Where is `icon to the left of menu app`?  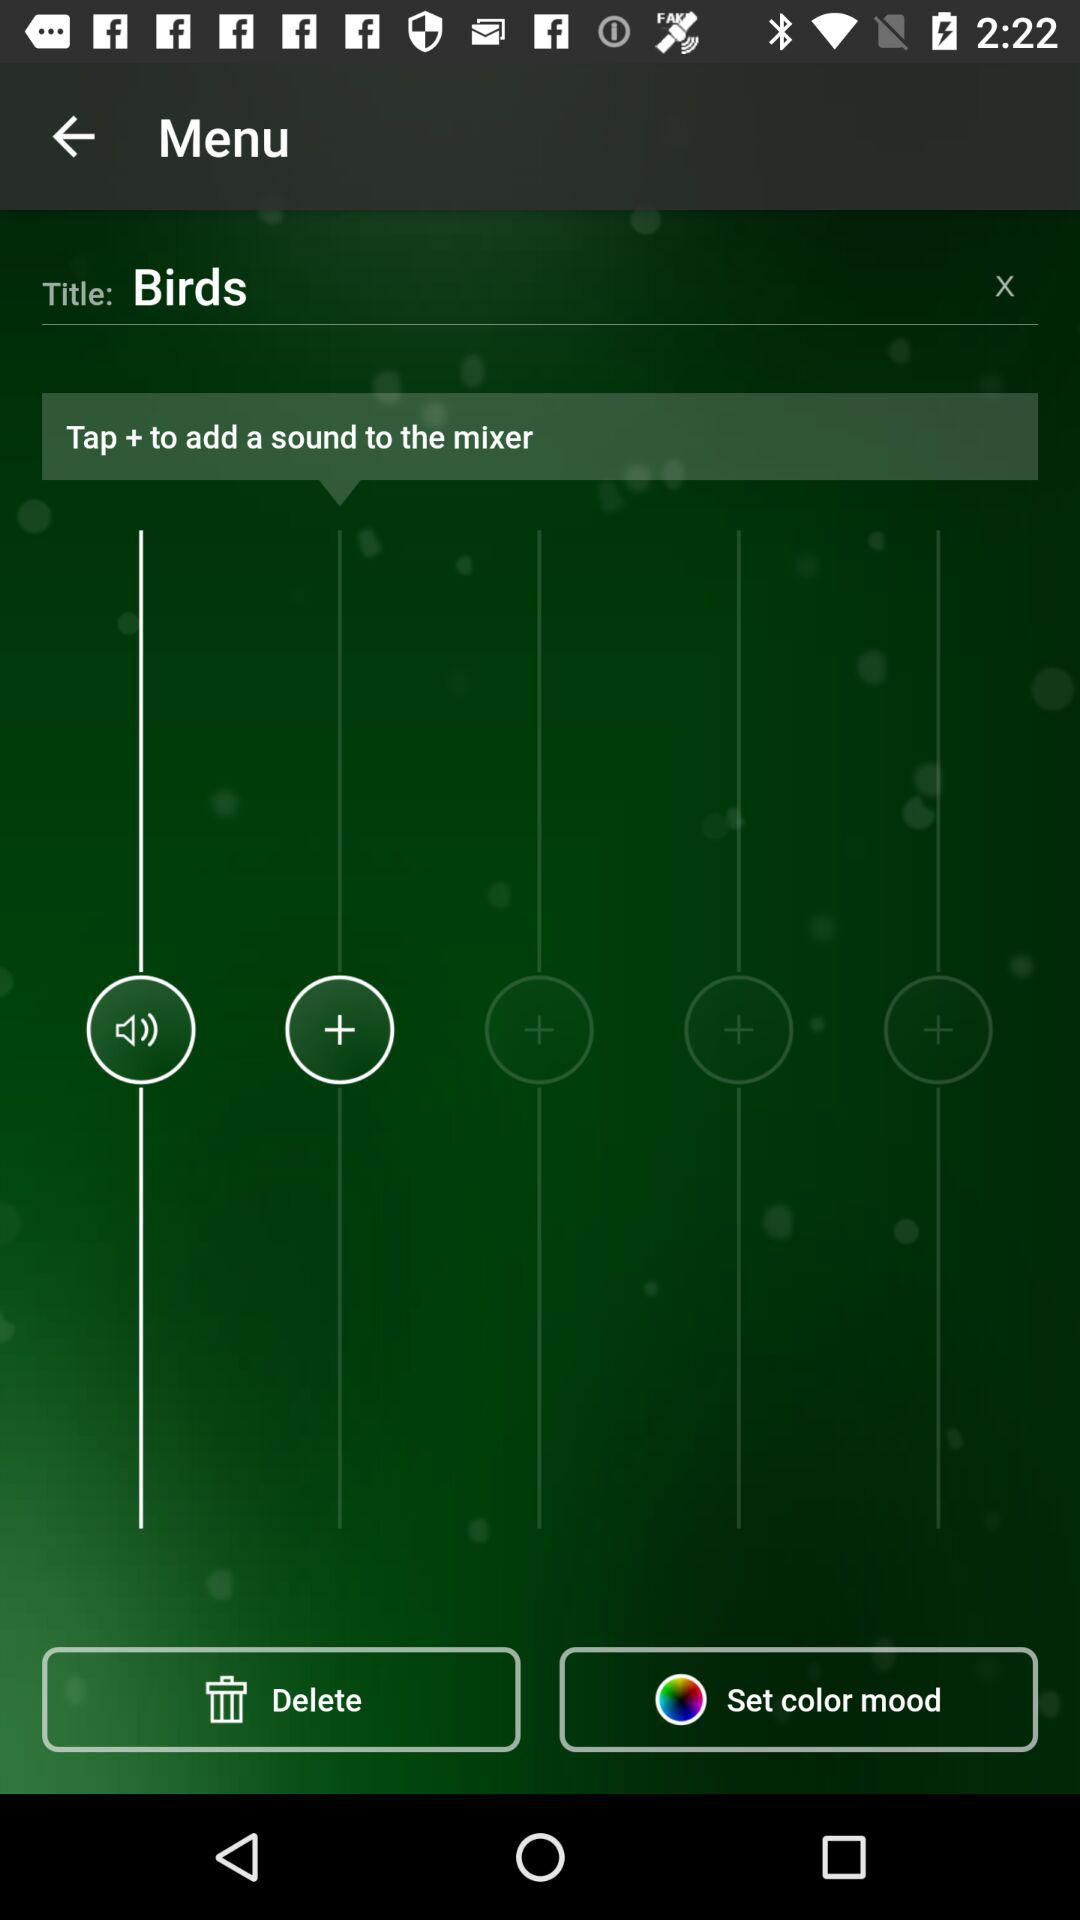 icon to the left of menu app is located at coordinates (72, 135).